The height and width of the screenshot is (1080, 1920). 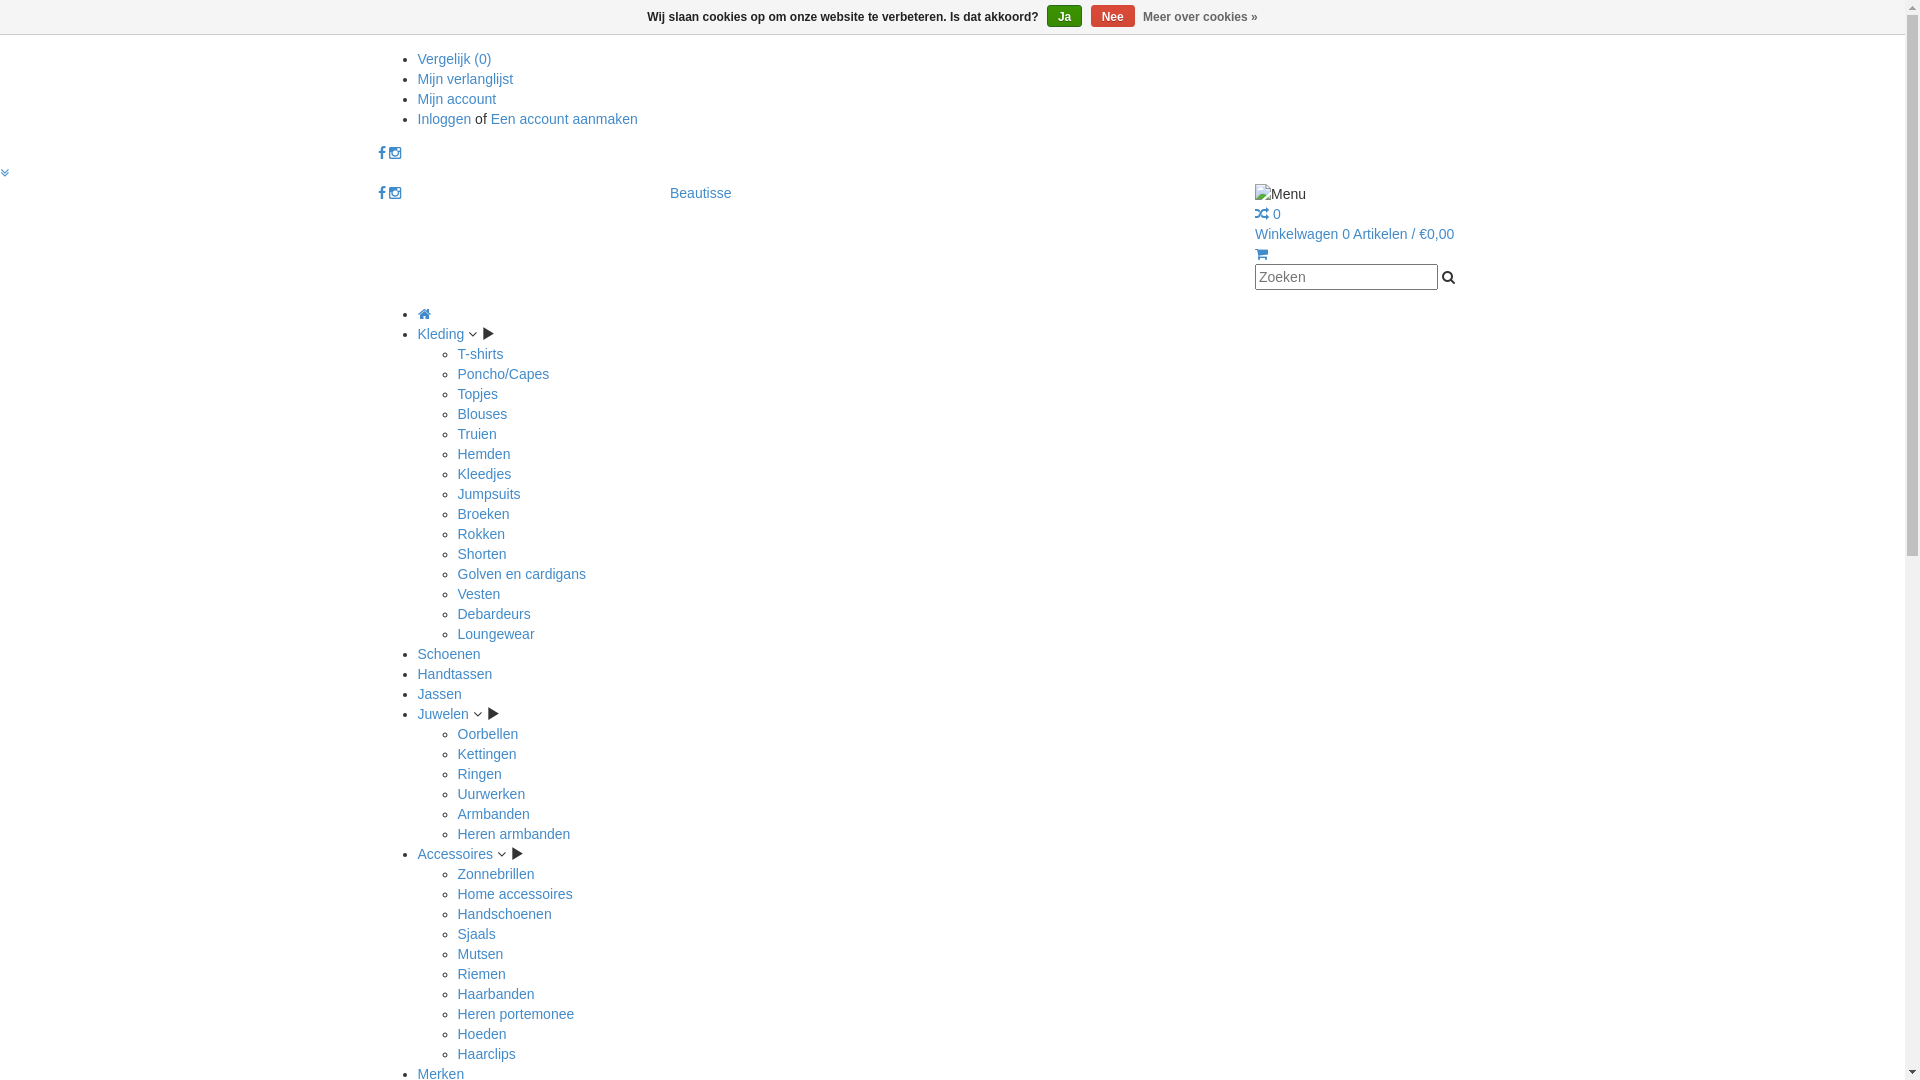 What do you see at coordinates (382, 192) in the screenshot?
I see `'Facebook Beautisse'` at bounding box center [382, 192].